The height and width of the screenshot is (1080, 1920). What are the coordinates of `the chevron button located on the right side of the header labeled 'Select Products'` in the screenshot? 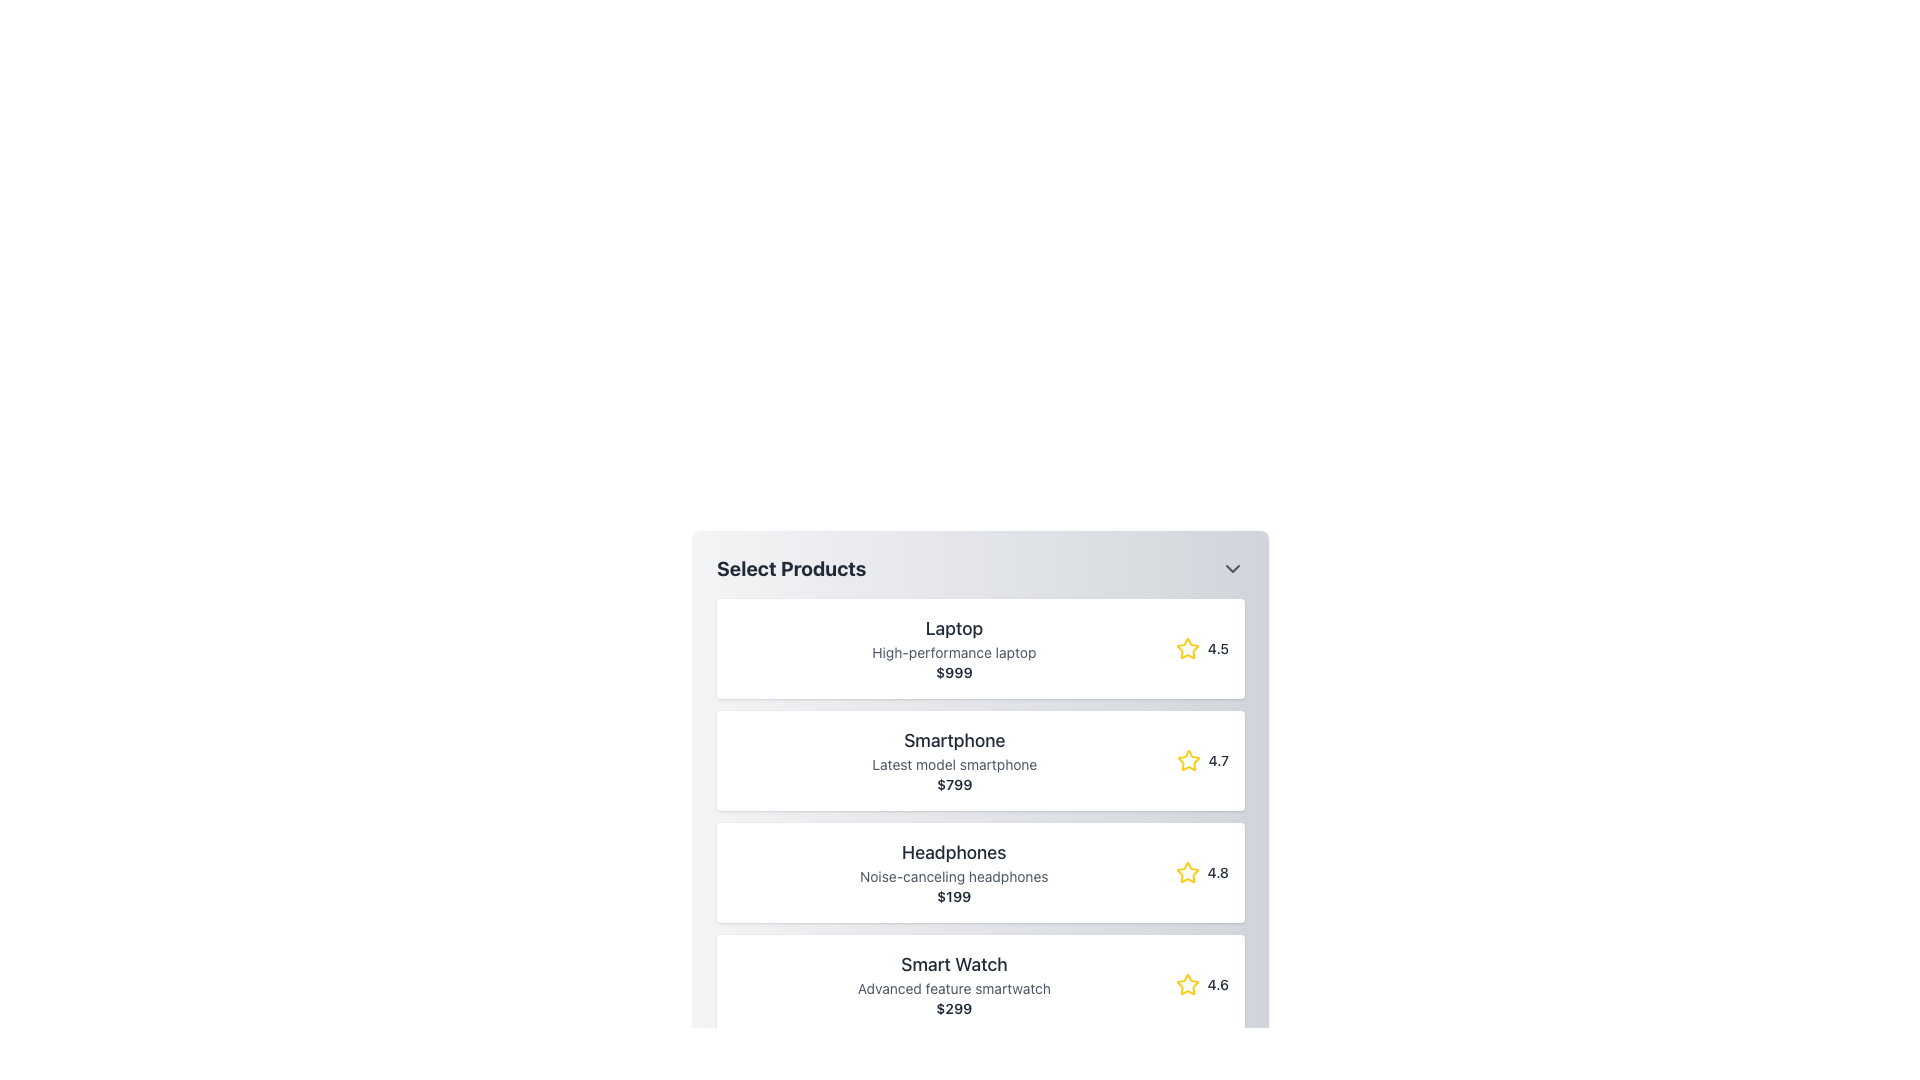 It's located at (1232, 569).